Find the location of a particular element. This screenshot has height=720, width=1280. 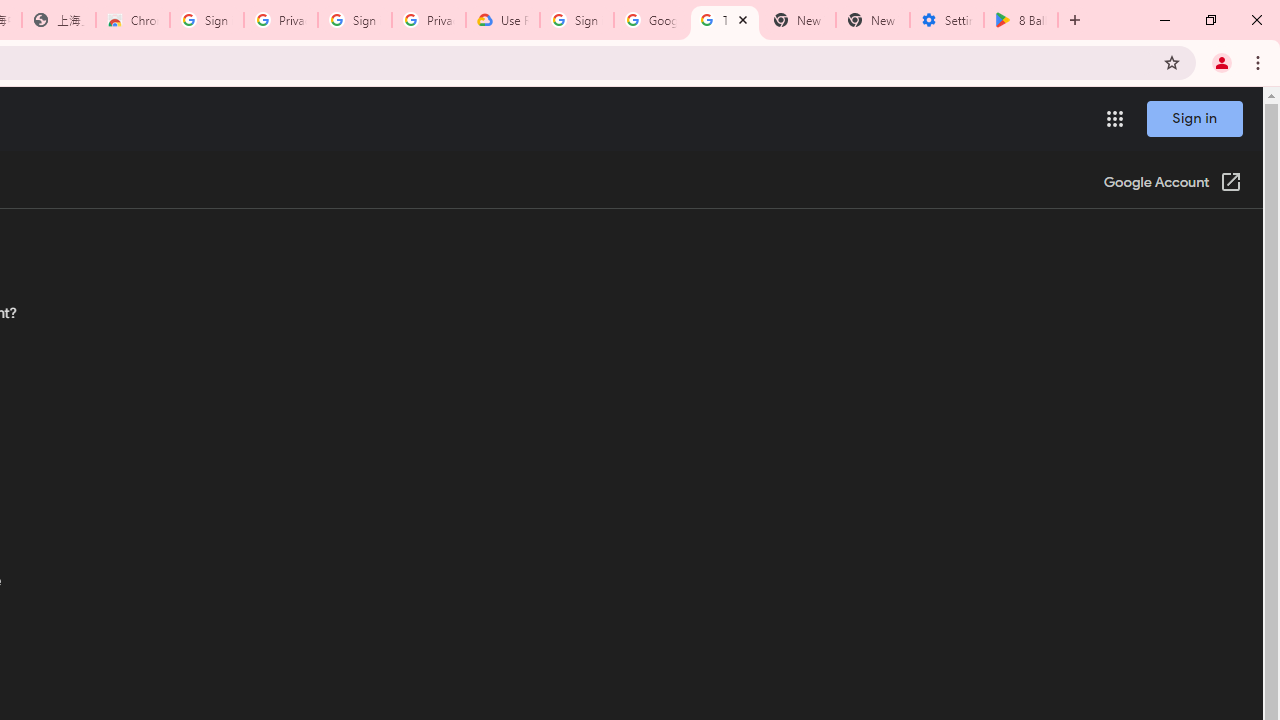

'8 Ball Pool - Apps on Google Play' is located at coordinates (1021, 20).